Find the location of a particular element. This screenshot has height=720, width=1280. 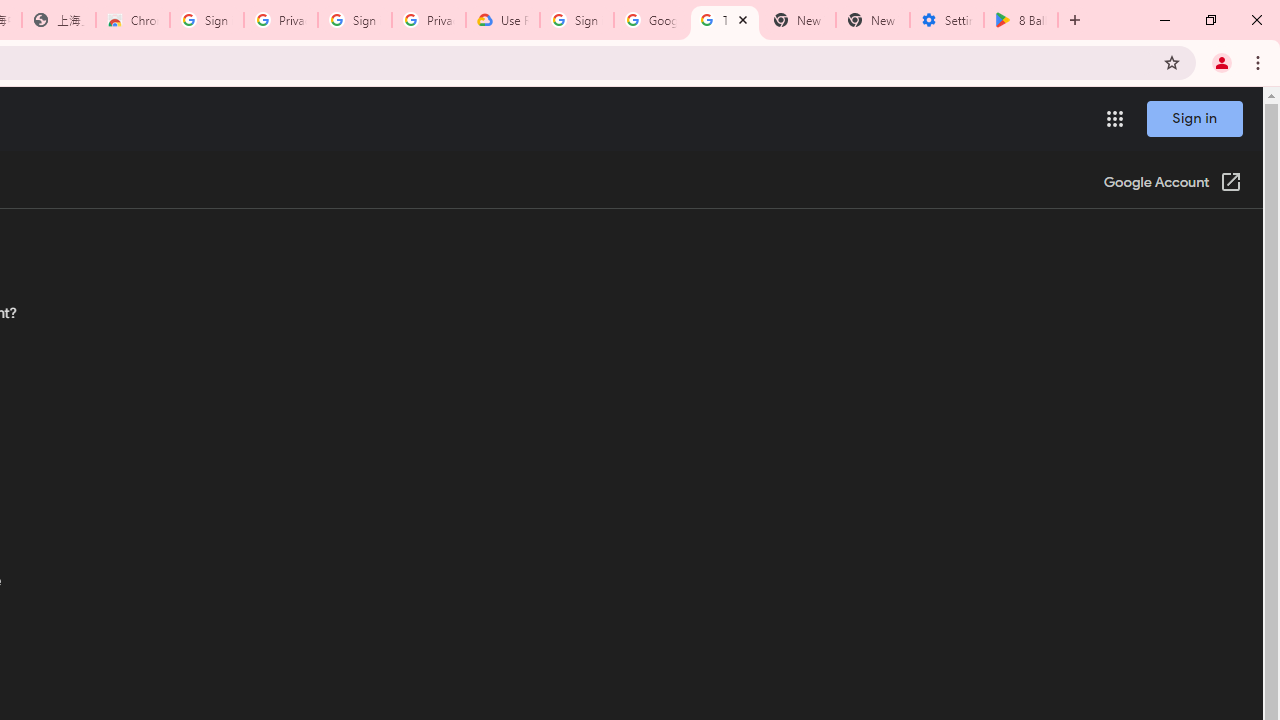

'8 Ball Pool - Apps on Google Play' is located at coordinates (1021, 20).